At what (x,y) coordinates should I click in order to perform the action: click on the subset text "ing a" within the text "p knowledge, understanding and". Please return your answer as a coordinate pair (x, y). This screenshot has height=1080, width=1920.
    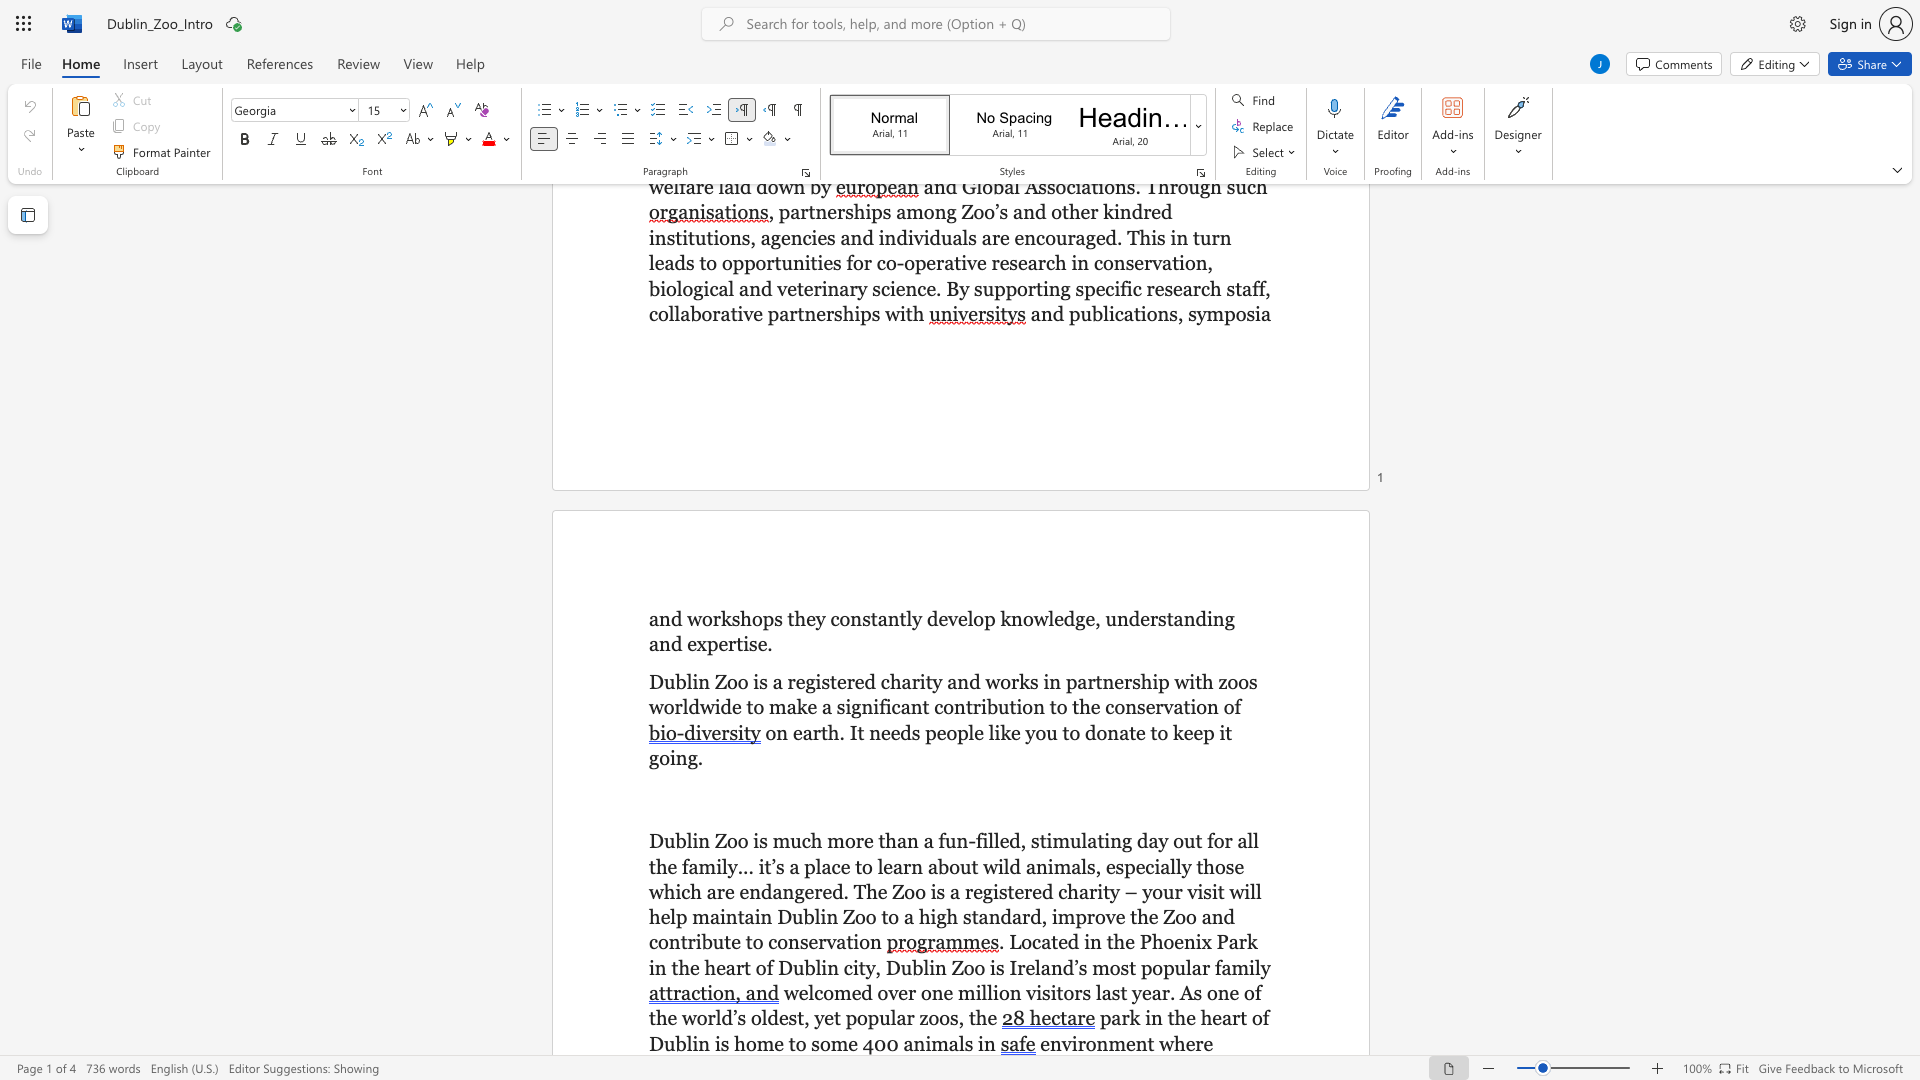
    Looking at the image, I should click on (1205, 617).